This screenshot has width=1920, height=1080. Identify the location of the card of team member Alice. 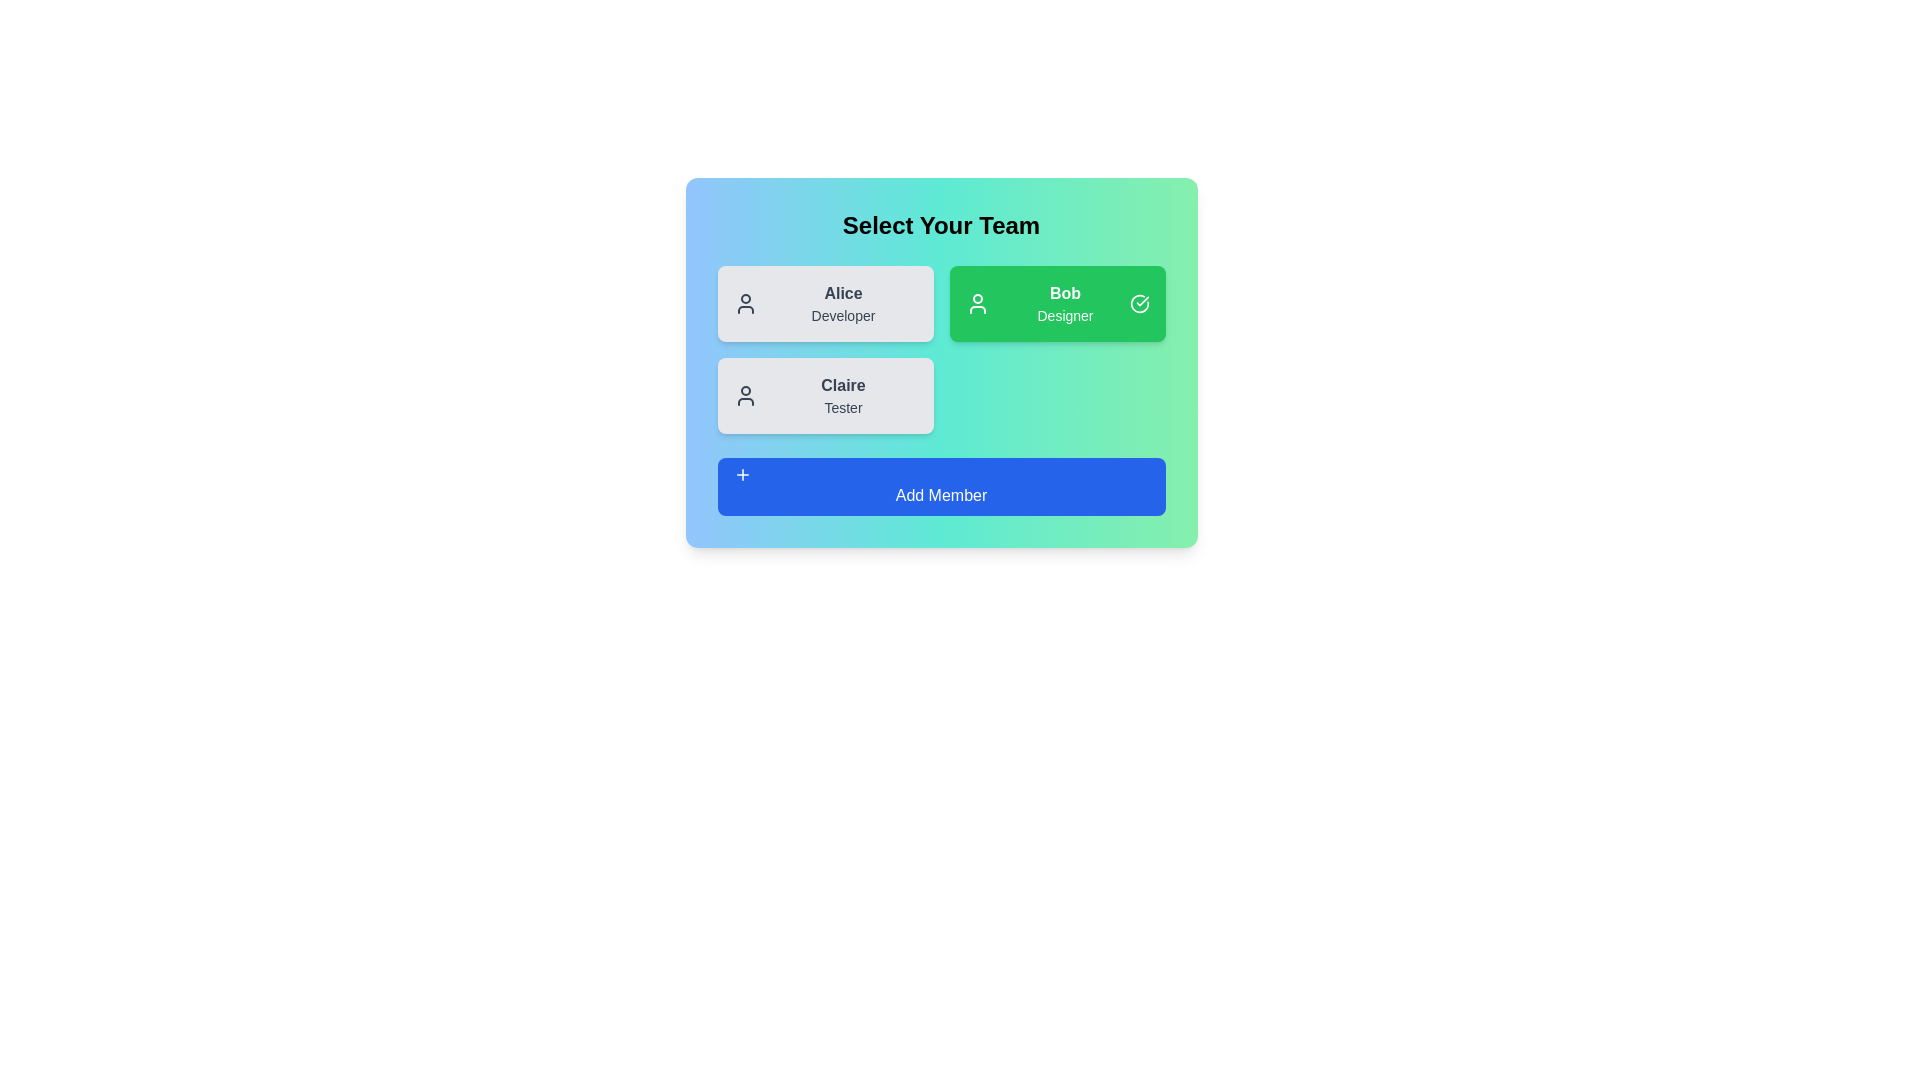
(825, 304).